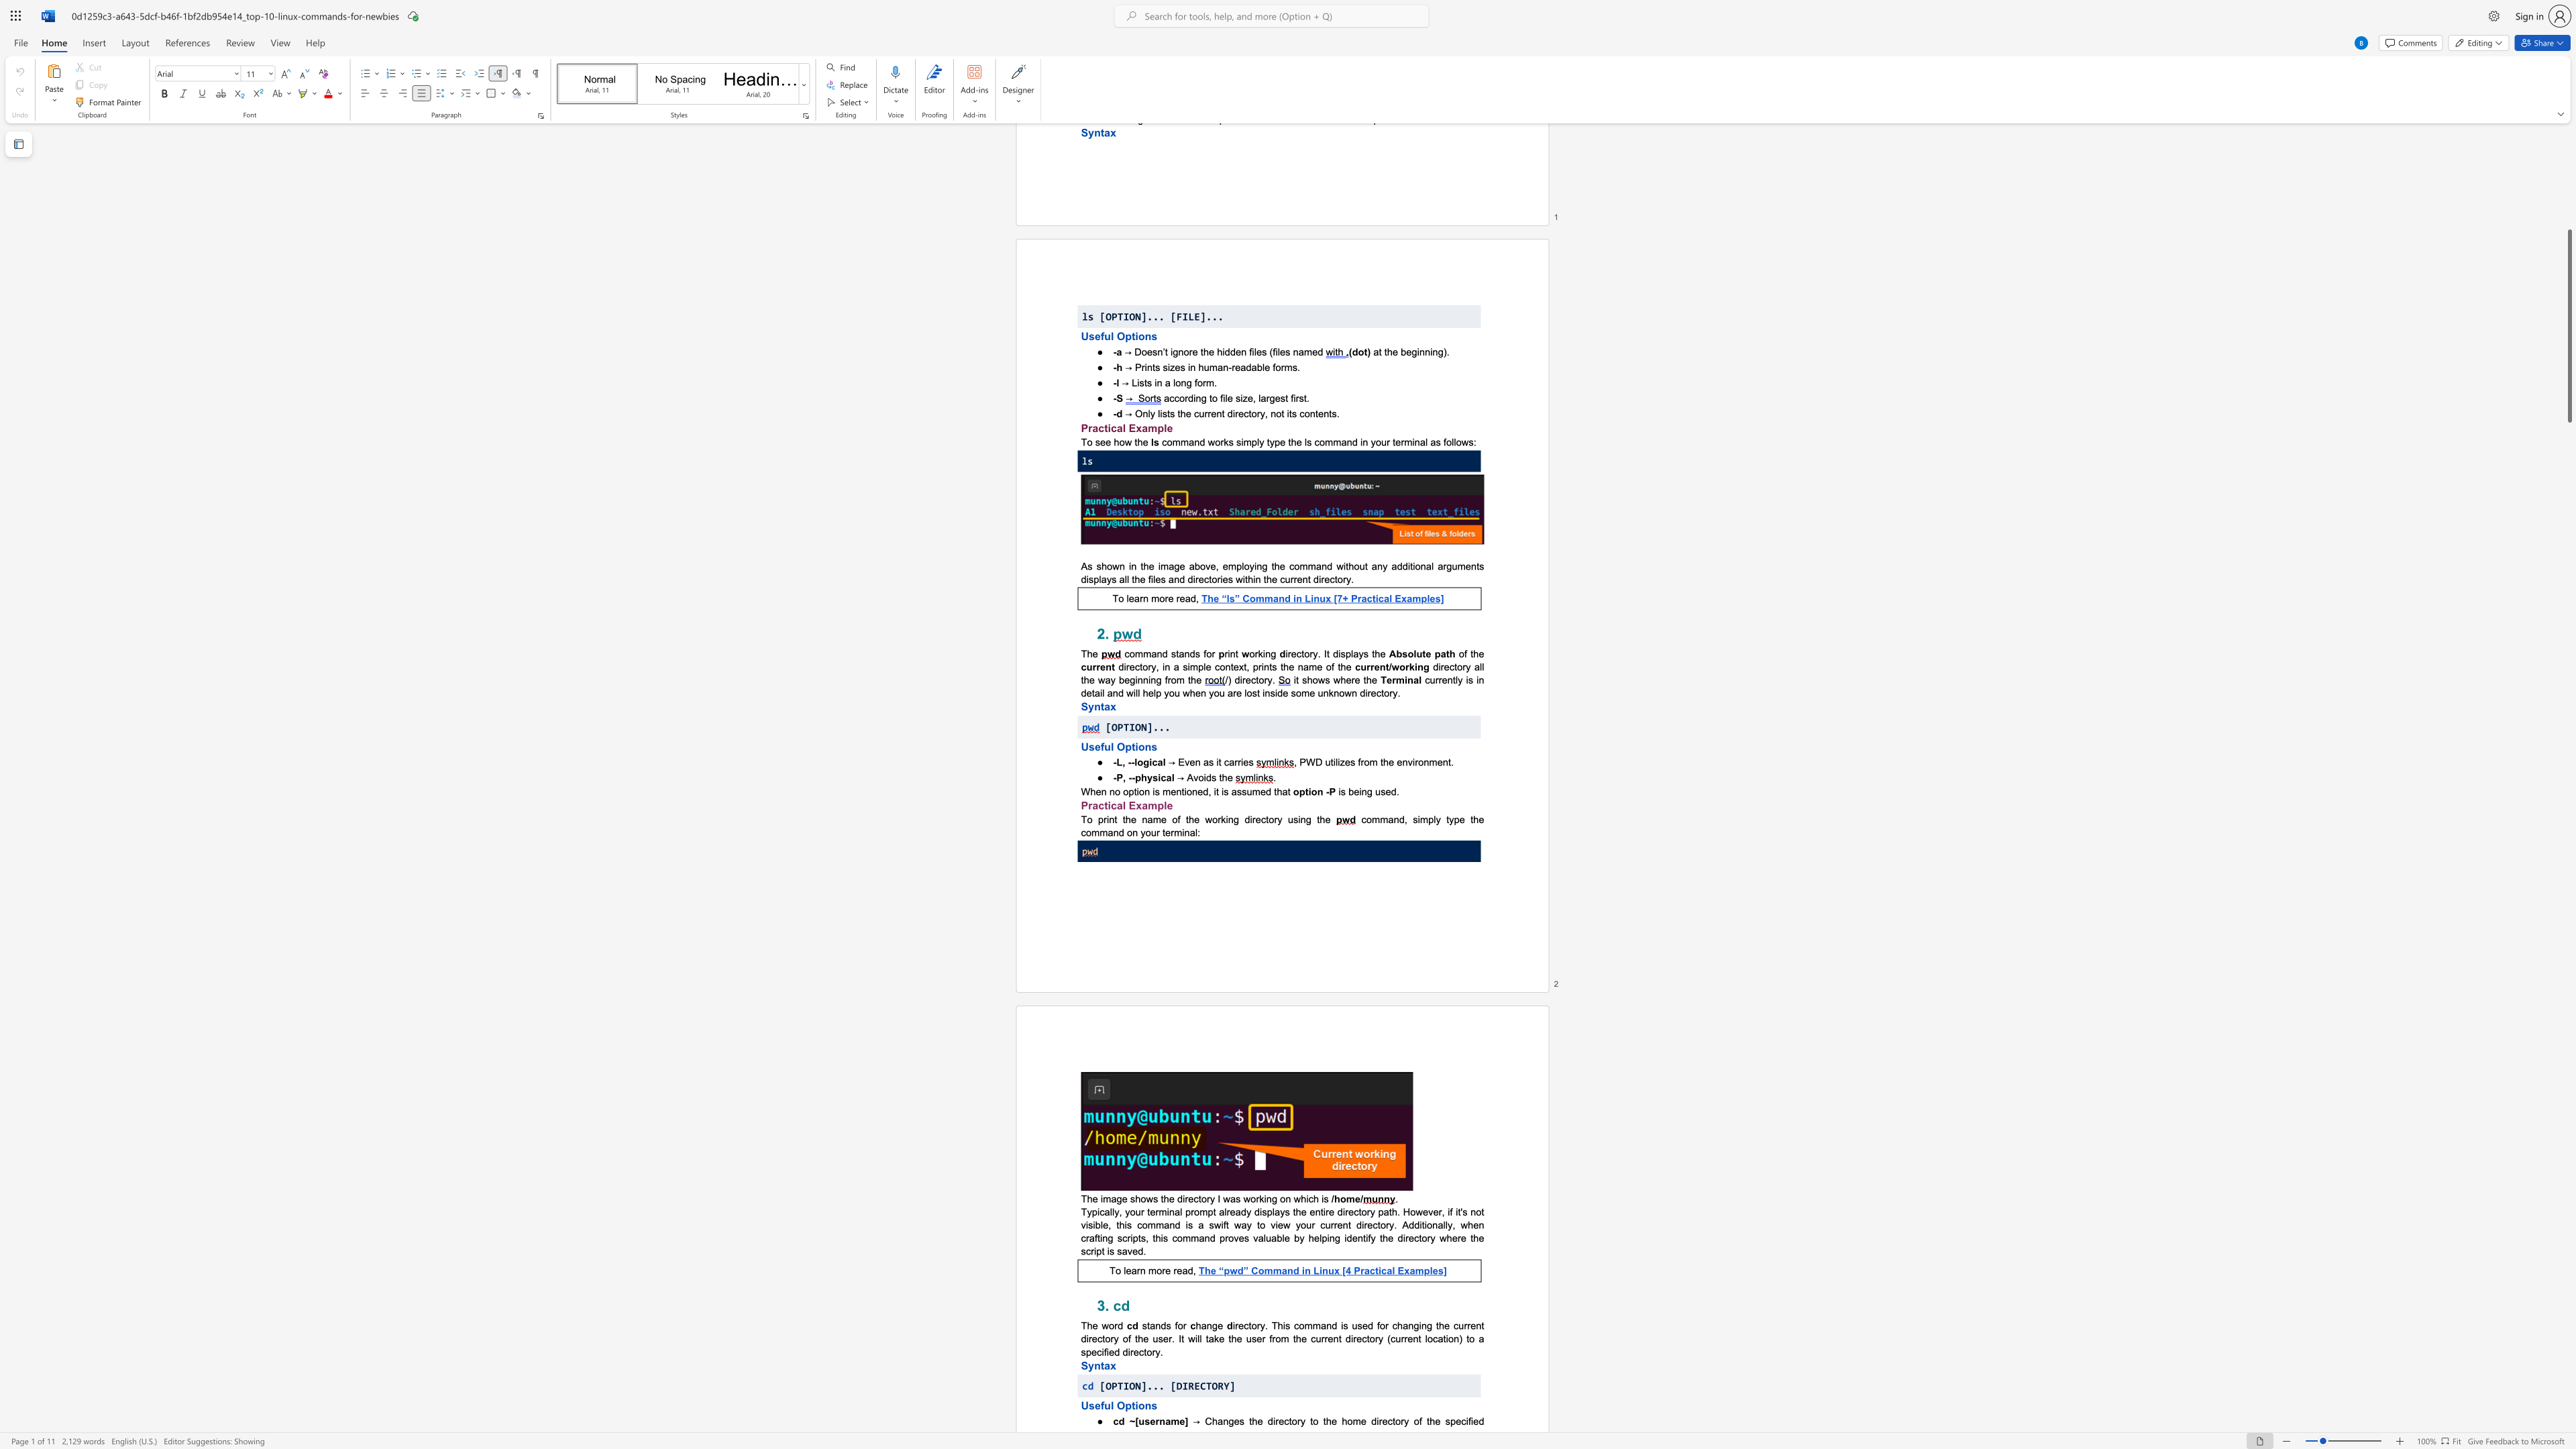 The height and width of the screenshot is (1449, 2576). What do you see at coordinates (1245, 791) in the screenshot?
I see `the subset text "umed" within the text "is mentioned, it is assumed that"` at bounding box center [1245, 791].